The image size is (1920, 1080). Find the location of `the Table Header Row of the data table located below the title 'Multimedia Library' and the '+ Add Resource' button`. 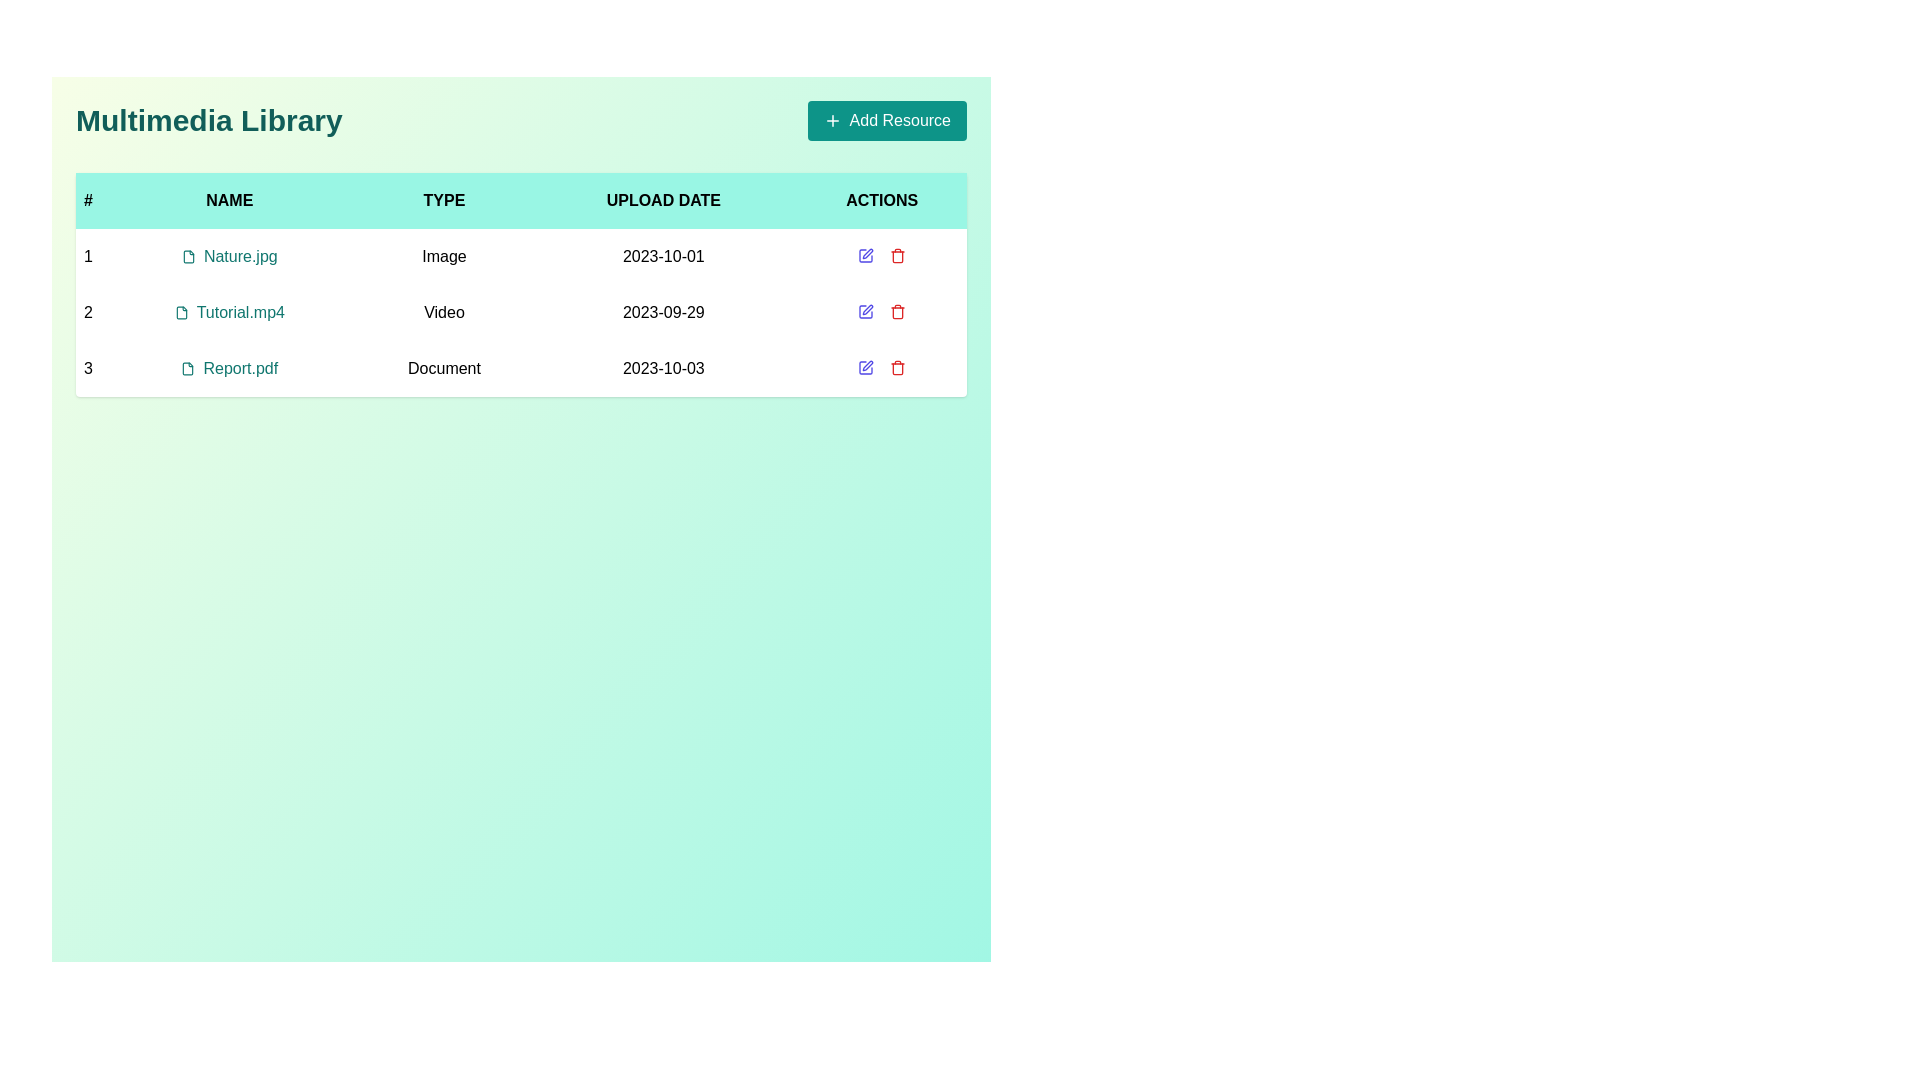

the Table Header Row of the data table located below the title 'Multimedia Library' and the '+ Add Resource' button is located at coordinates (521, 200).